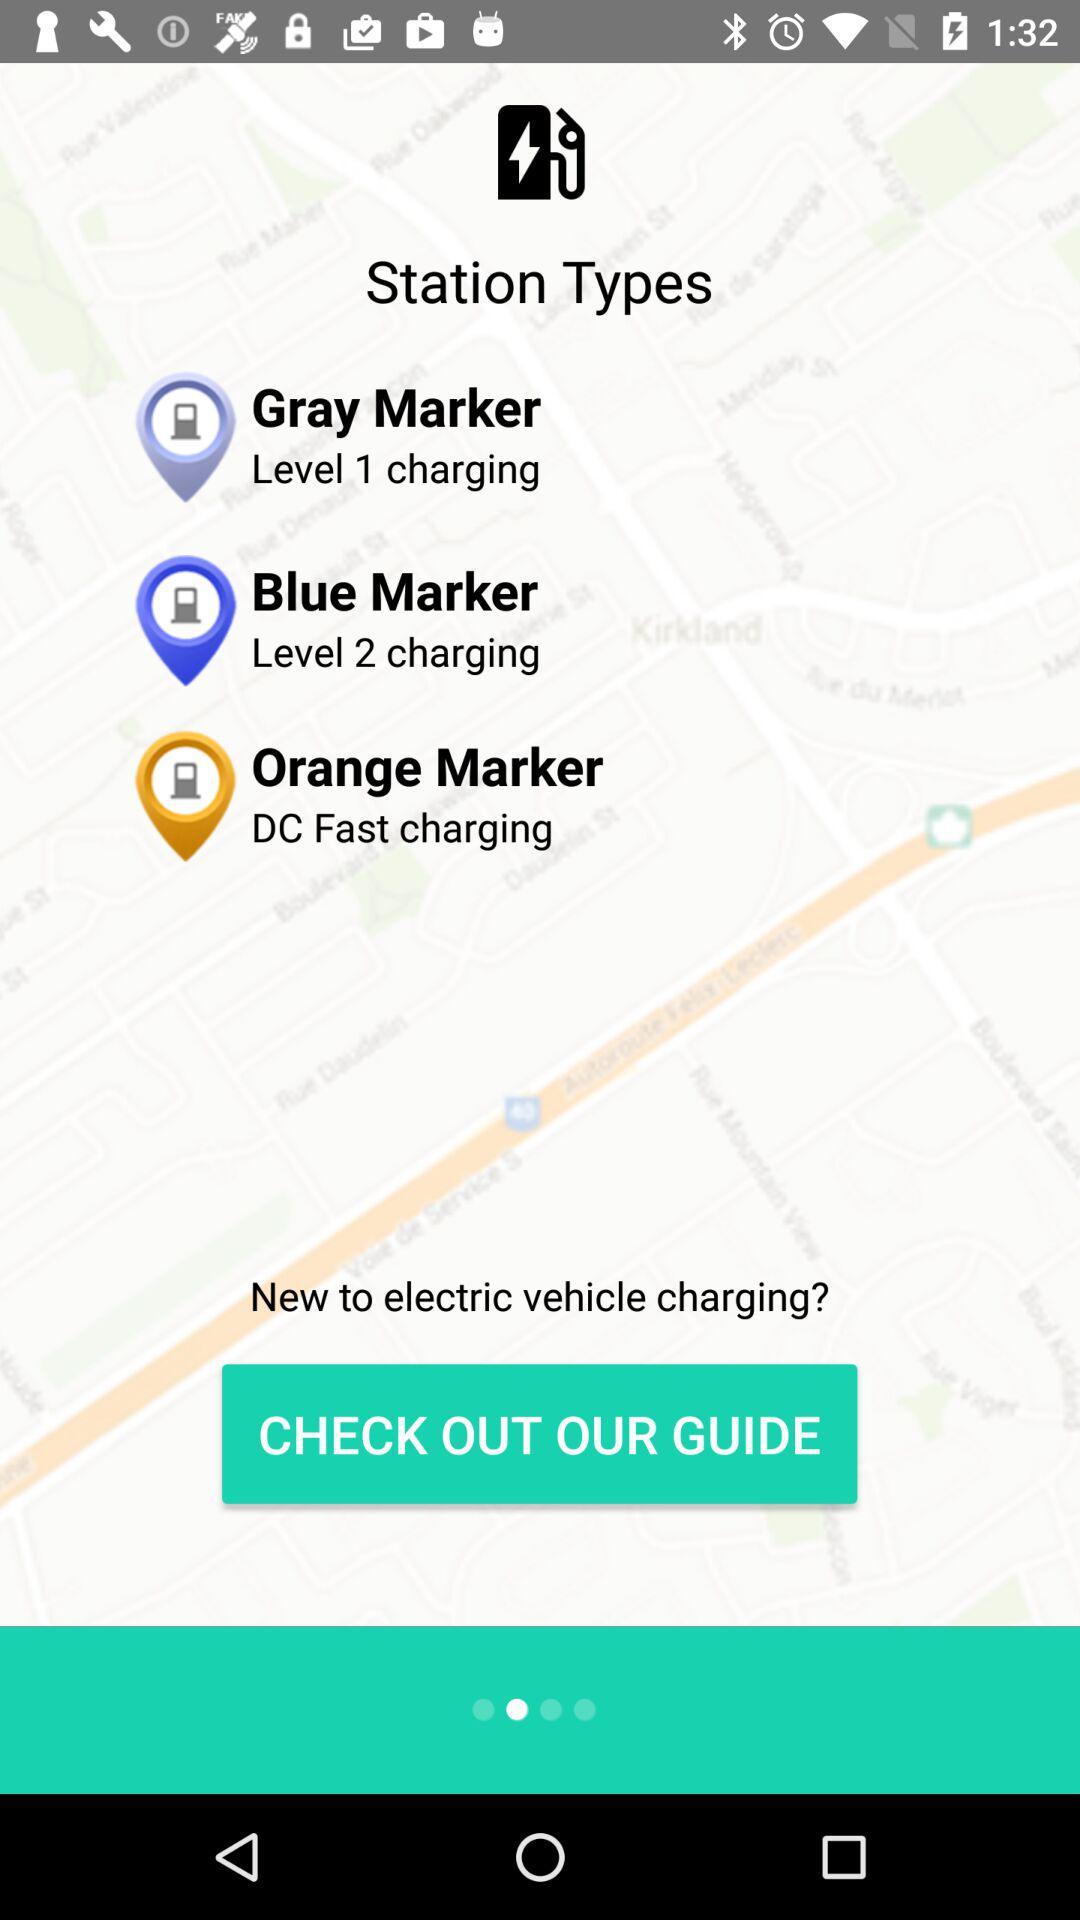 The height and width of the screenshot is (1920, 1080). I want to click on icon below new to electric item, so click(538, 1433).